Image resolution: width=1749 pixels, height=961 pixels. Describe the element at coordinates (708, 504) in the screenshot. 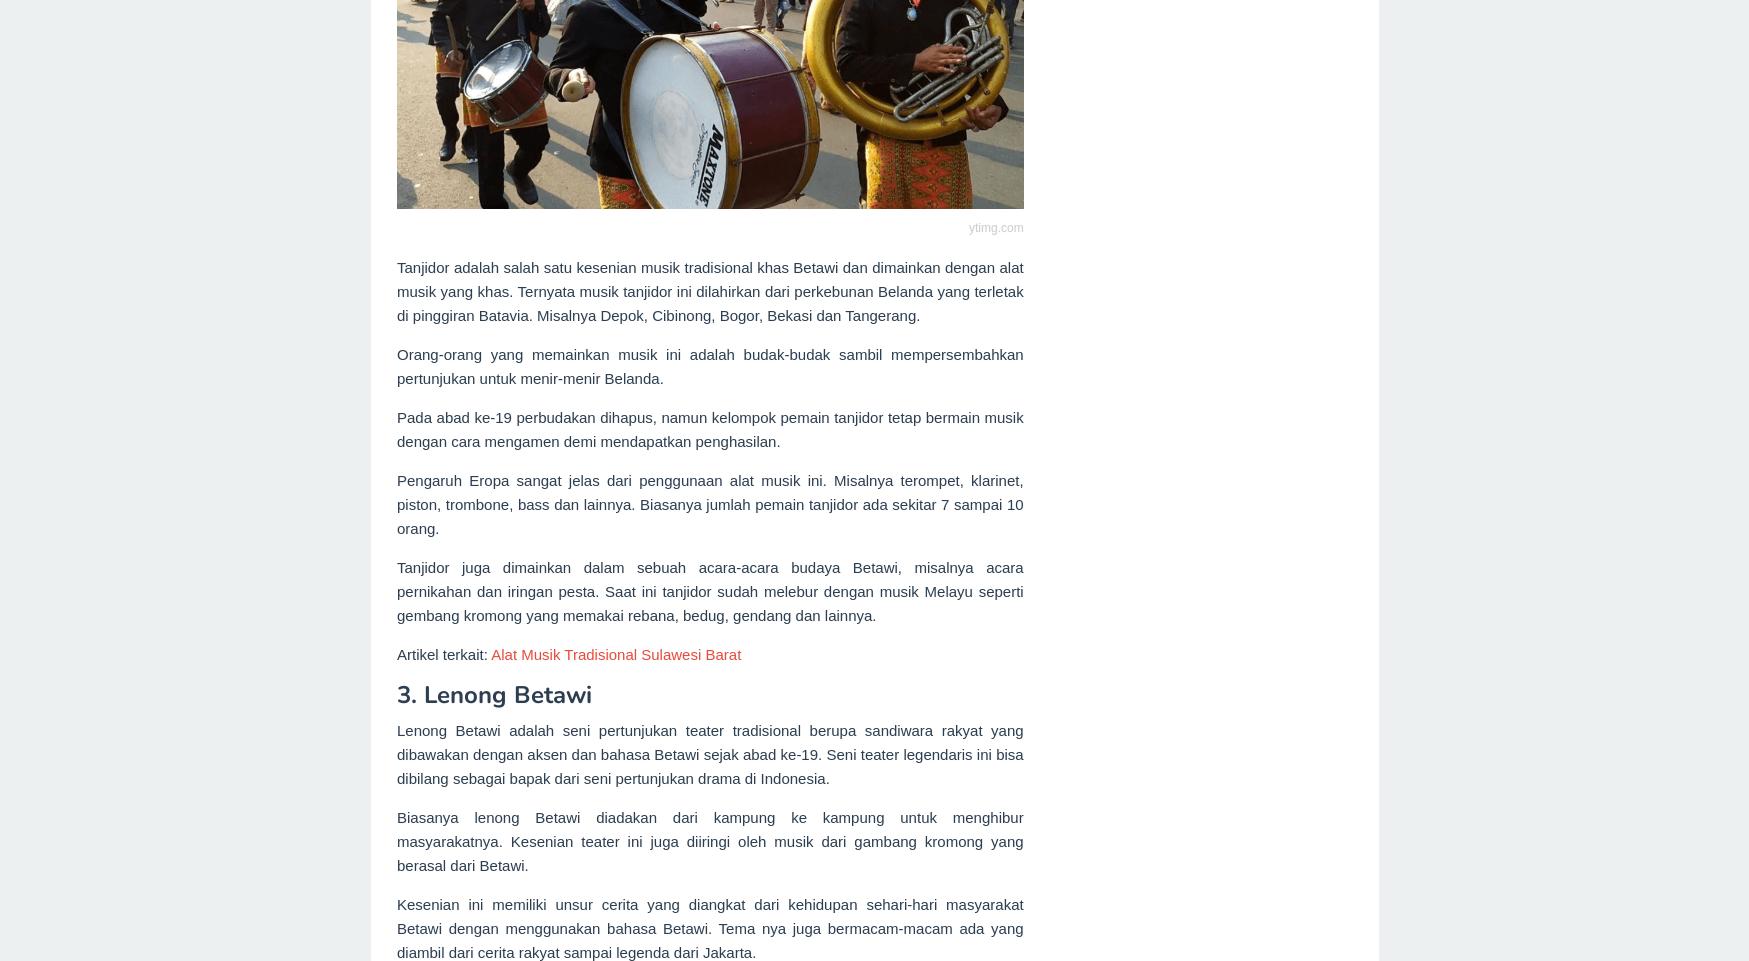

I see `'Pengaruh Eropa sangat jelas dari penggunaan alat musik ini. Misalnya terompet, klarinet, piston, trombone, bass dan lainnya. Biasanya jumlah pemain tanjidor ada sekitar 7 sampai 10 orang.'` at that location.